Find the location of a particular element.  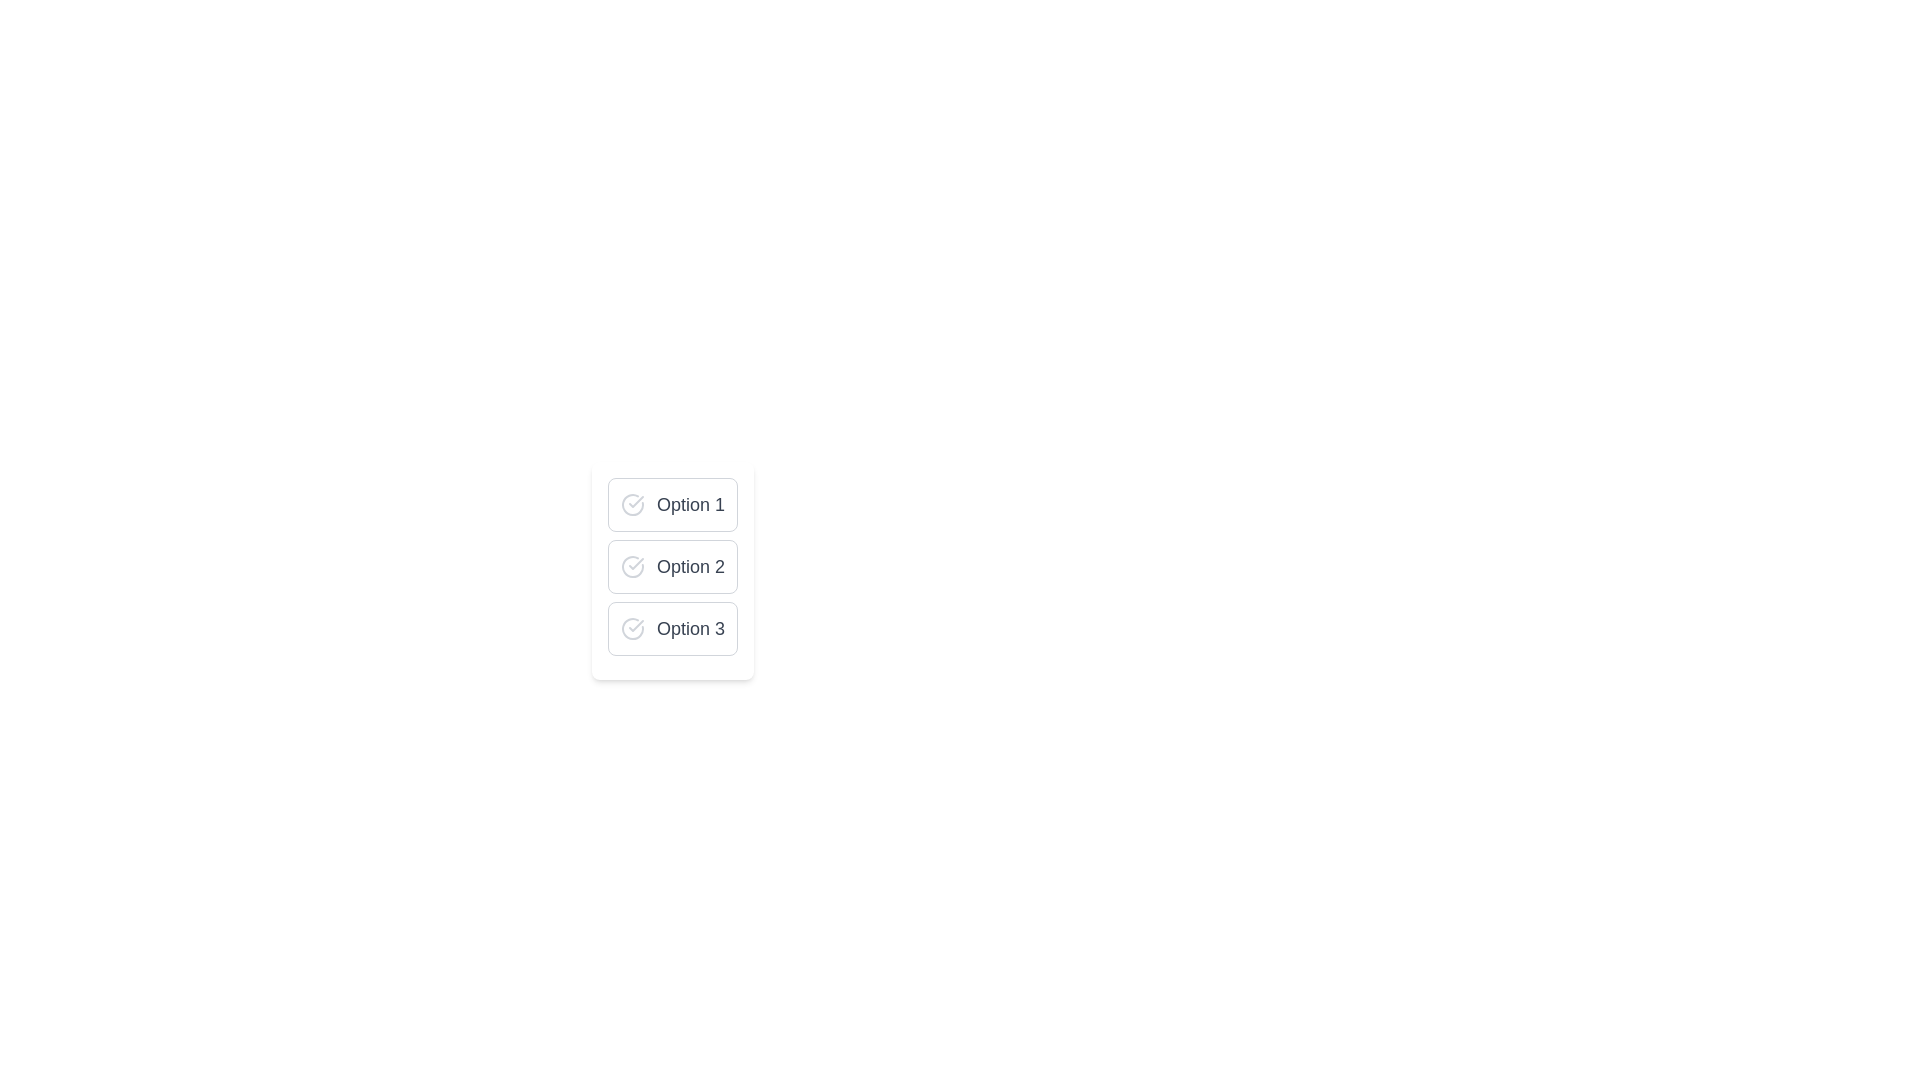

the SVG checkmark icon located in the leftmost part of the 'Option 2' option panel, which is adjacent to the 'Option 2' text label is located at coordinates (632, 567).